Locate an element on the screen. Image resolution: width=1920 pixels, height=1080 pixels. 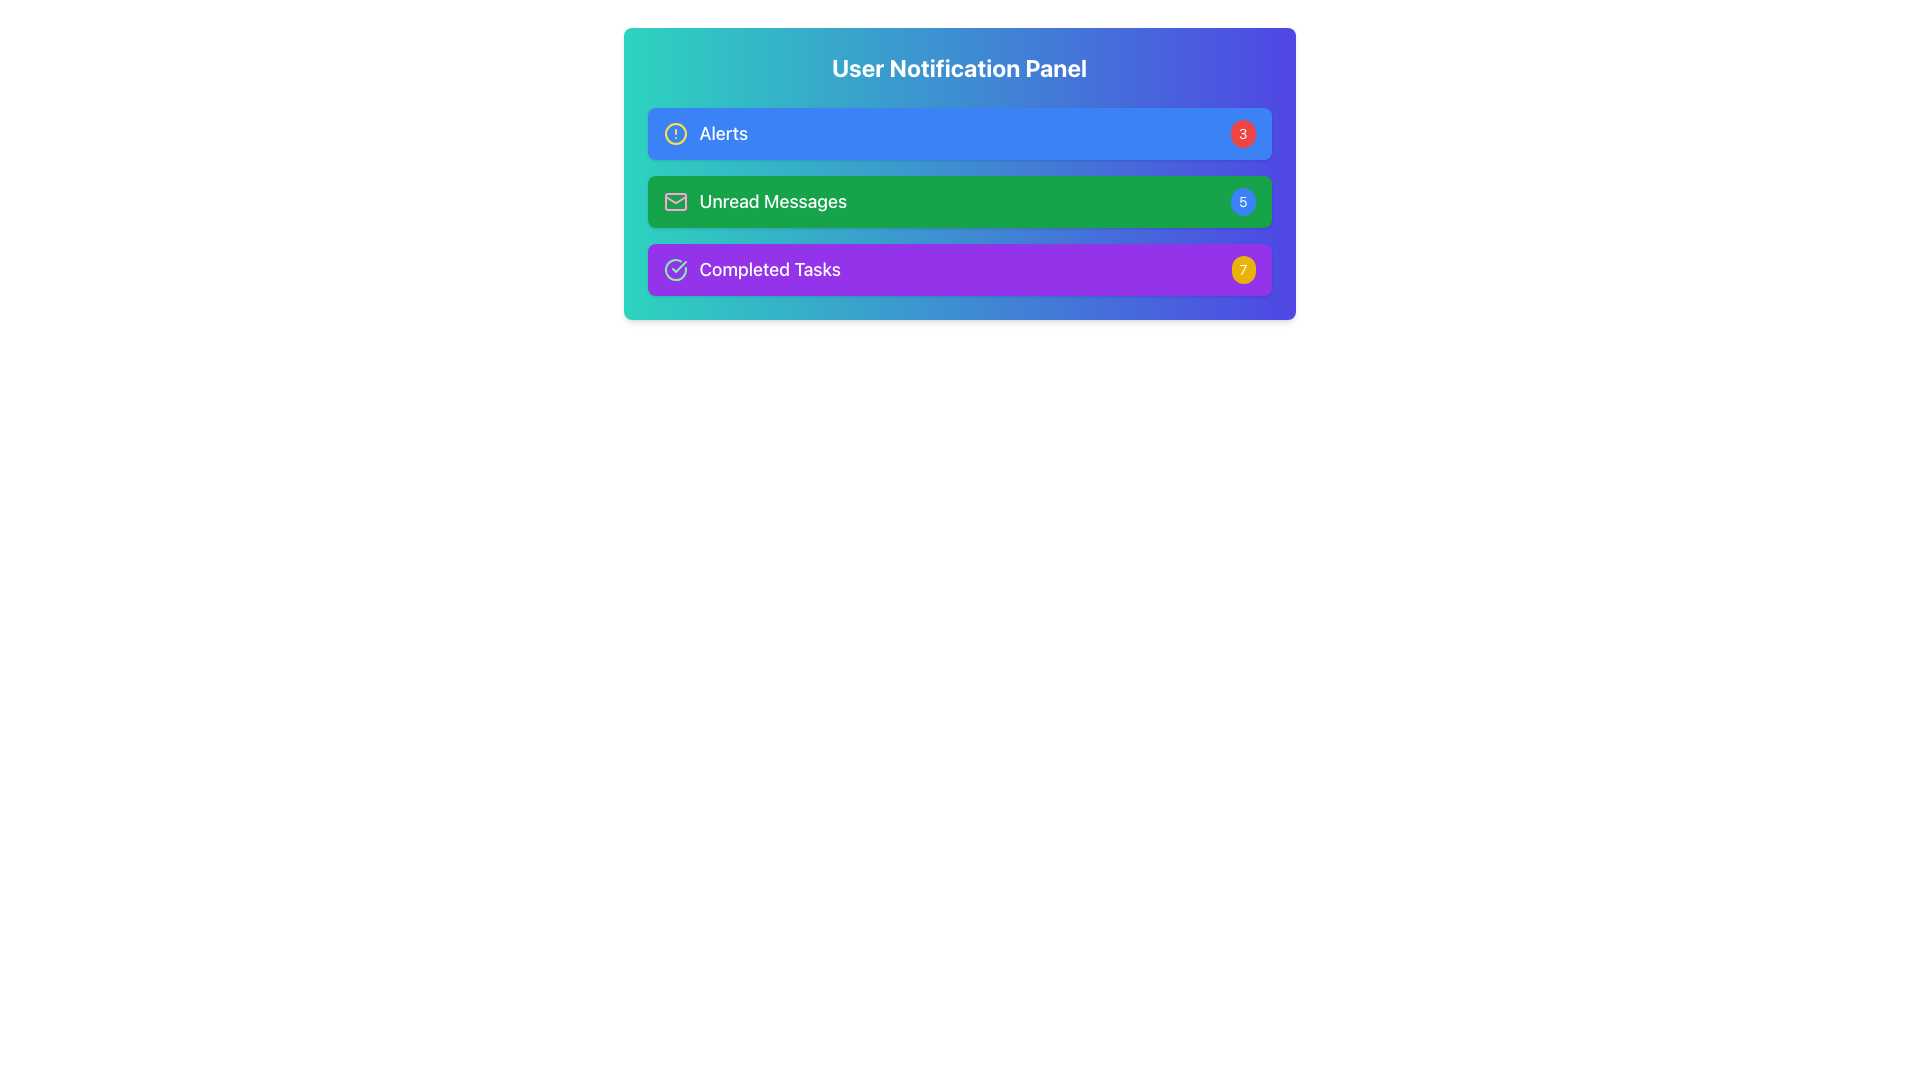
the Notification summary card located in the User Notification Panel is located at coordinates (958, 201).